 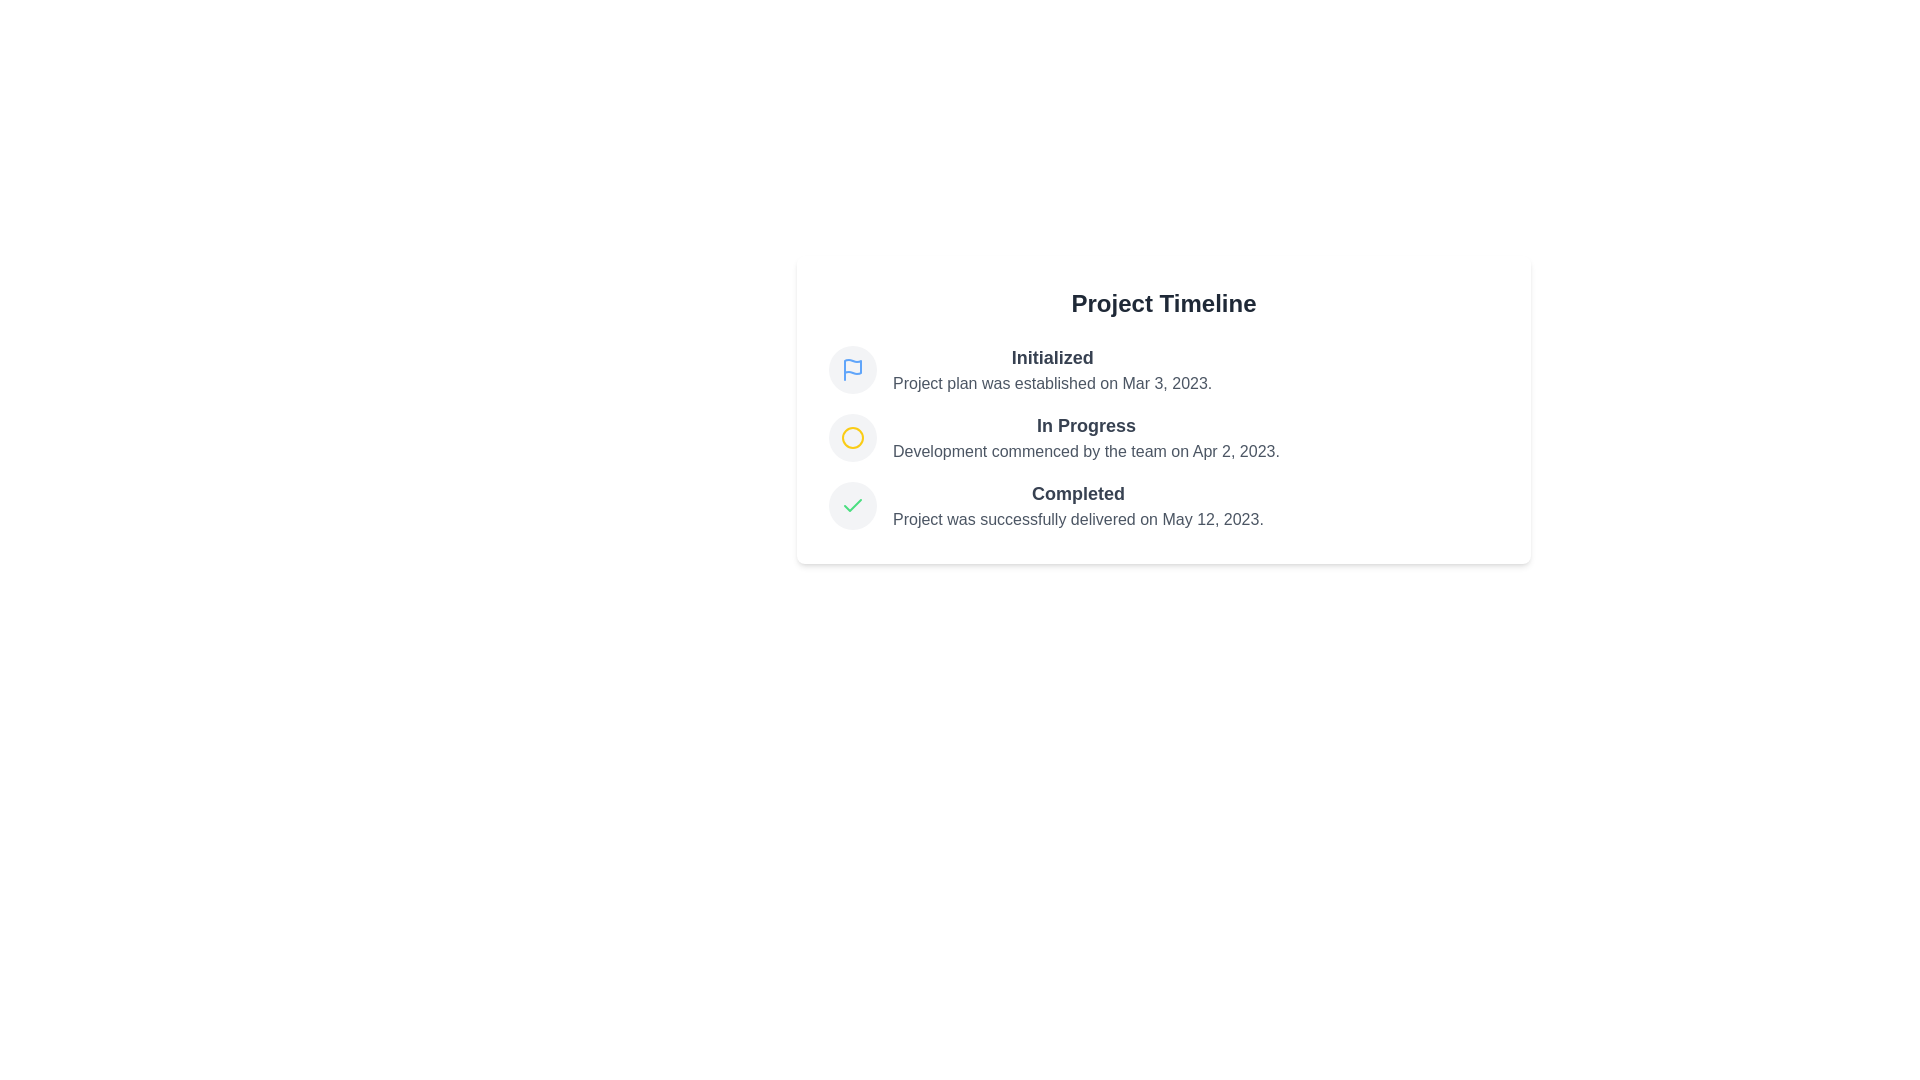 I want to click on the graphical checkmark icon styled with a green stroke, located next to the 'Completed' status text in the timeline section, so click(x=853, y=504).